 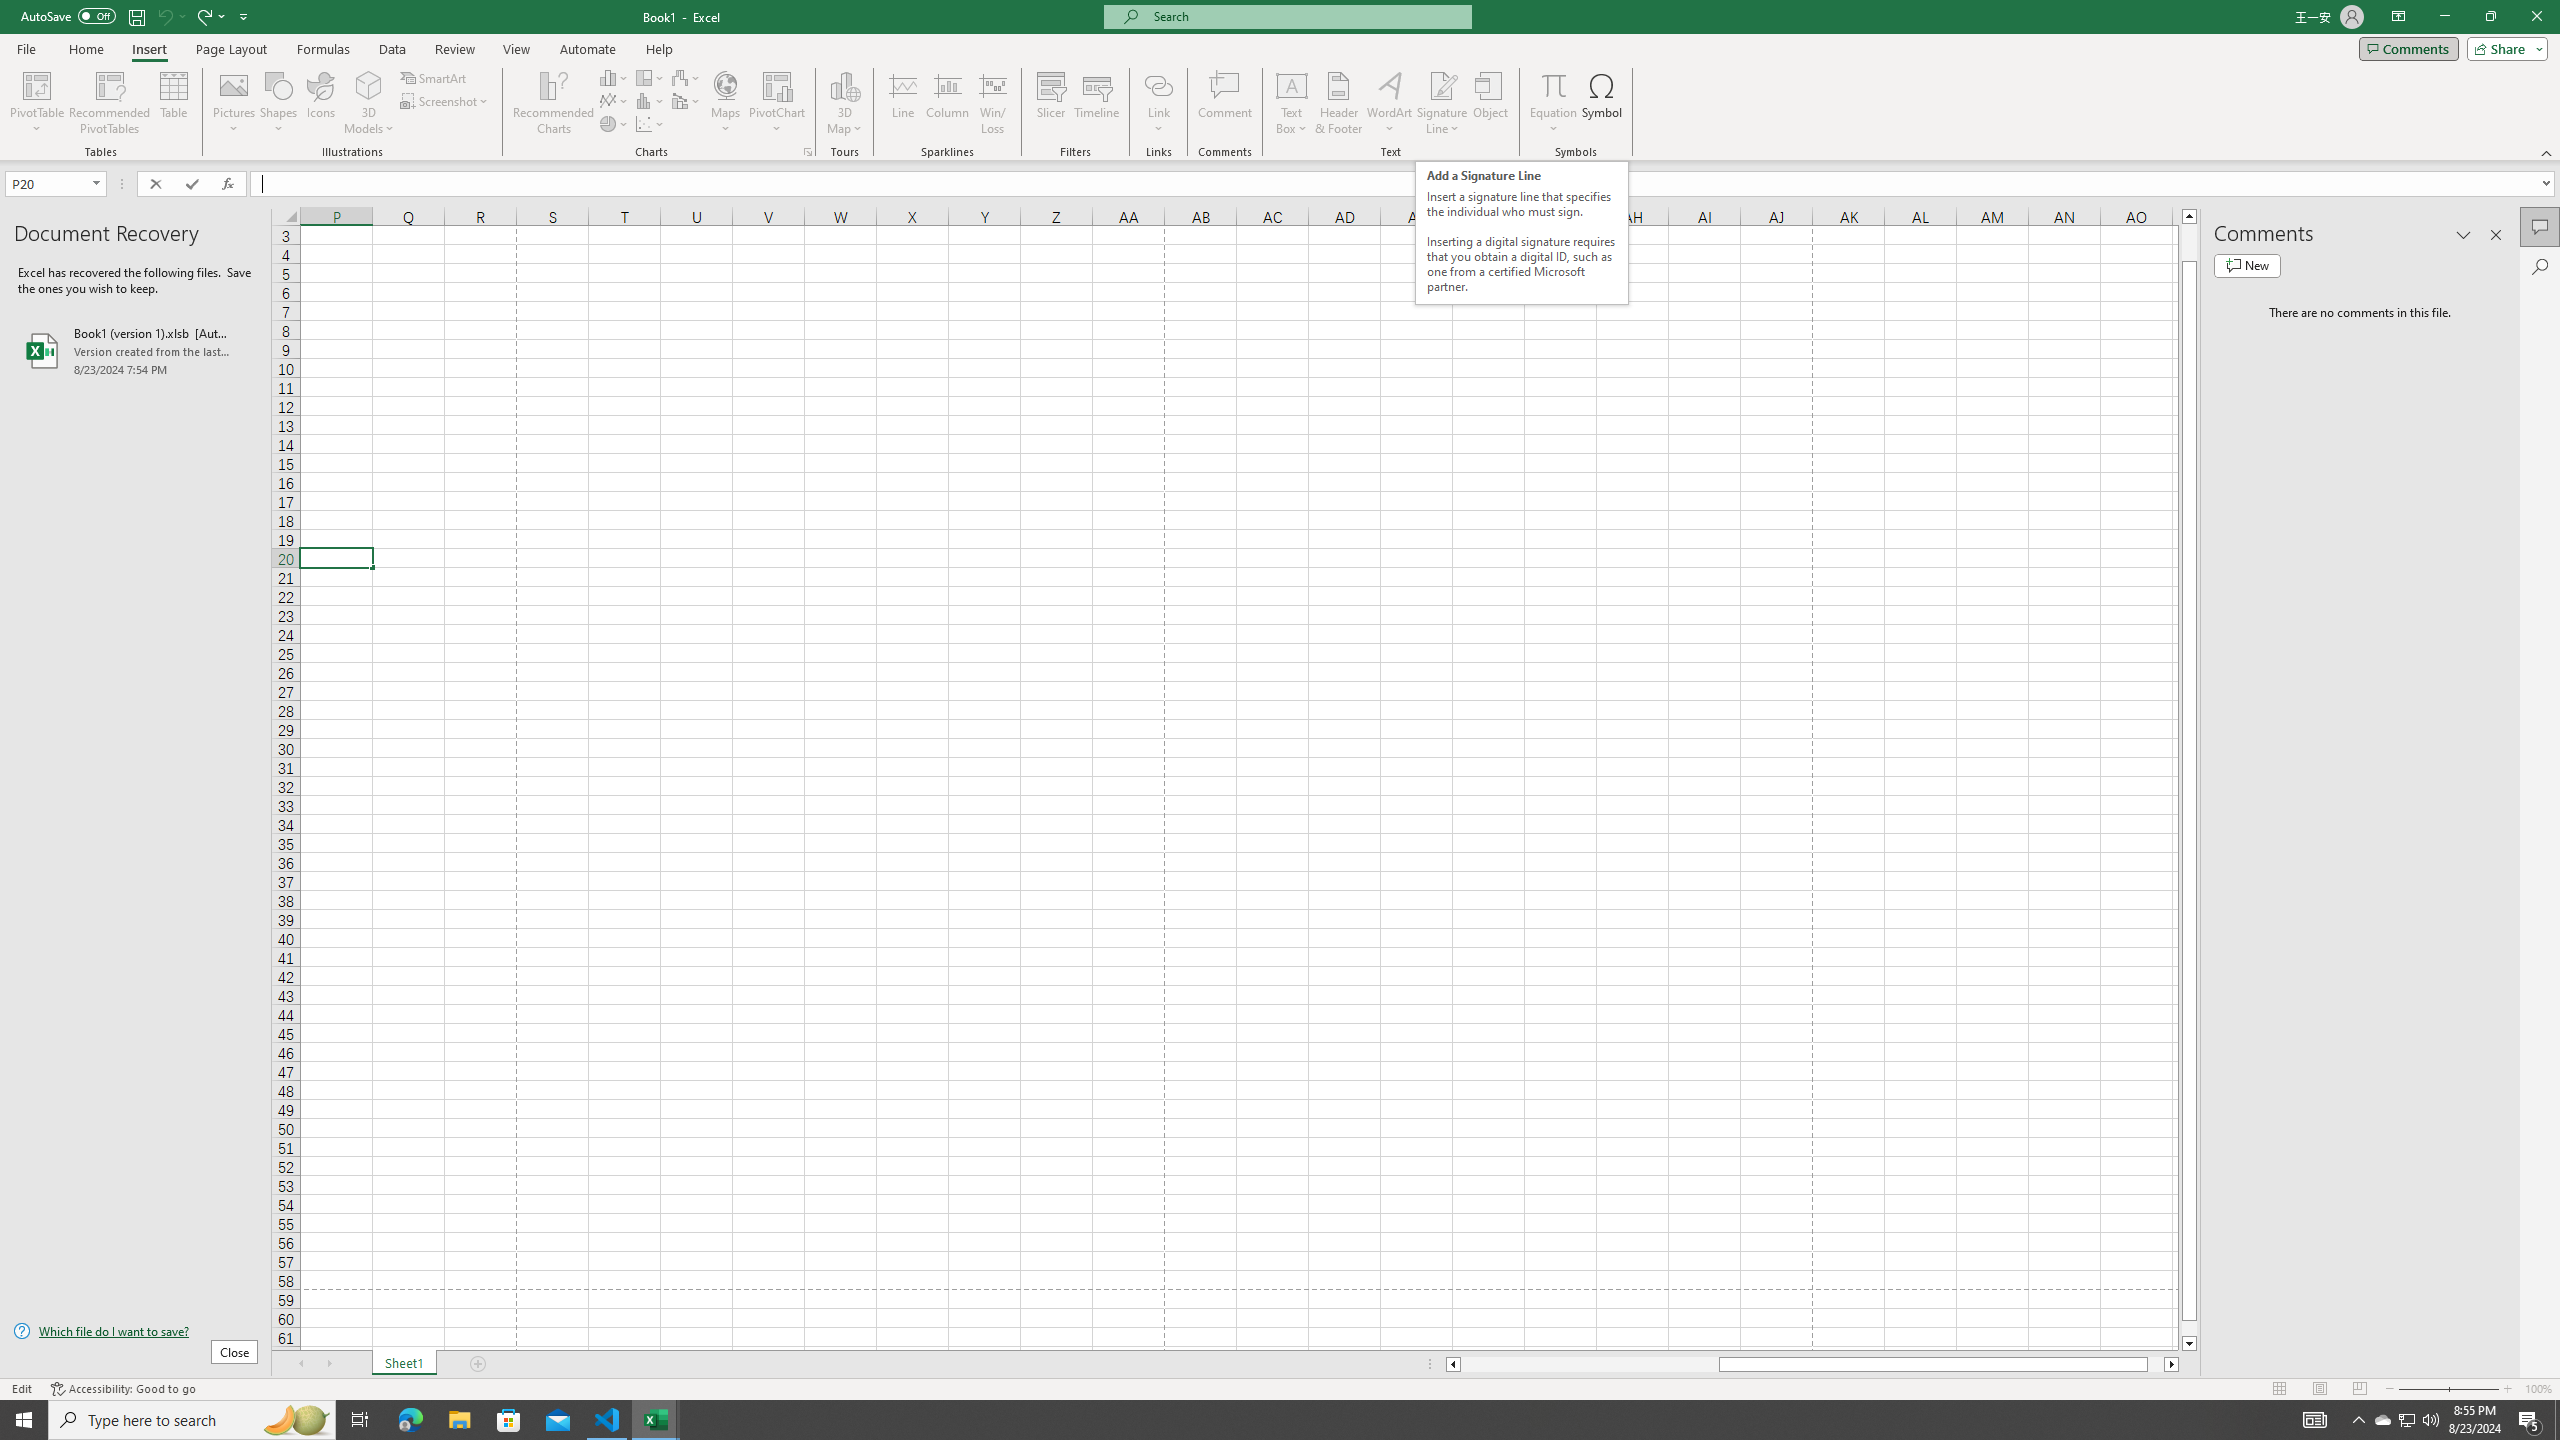 I want to click on 'Equation', so click(x=1553, y=103).